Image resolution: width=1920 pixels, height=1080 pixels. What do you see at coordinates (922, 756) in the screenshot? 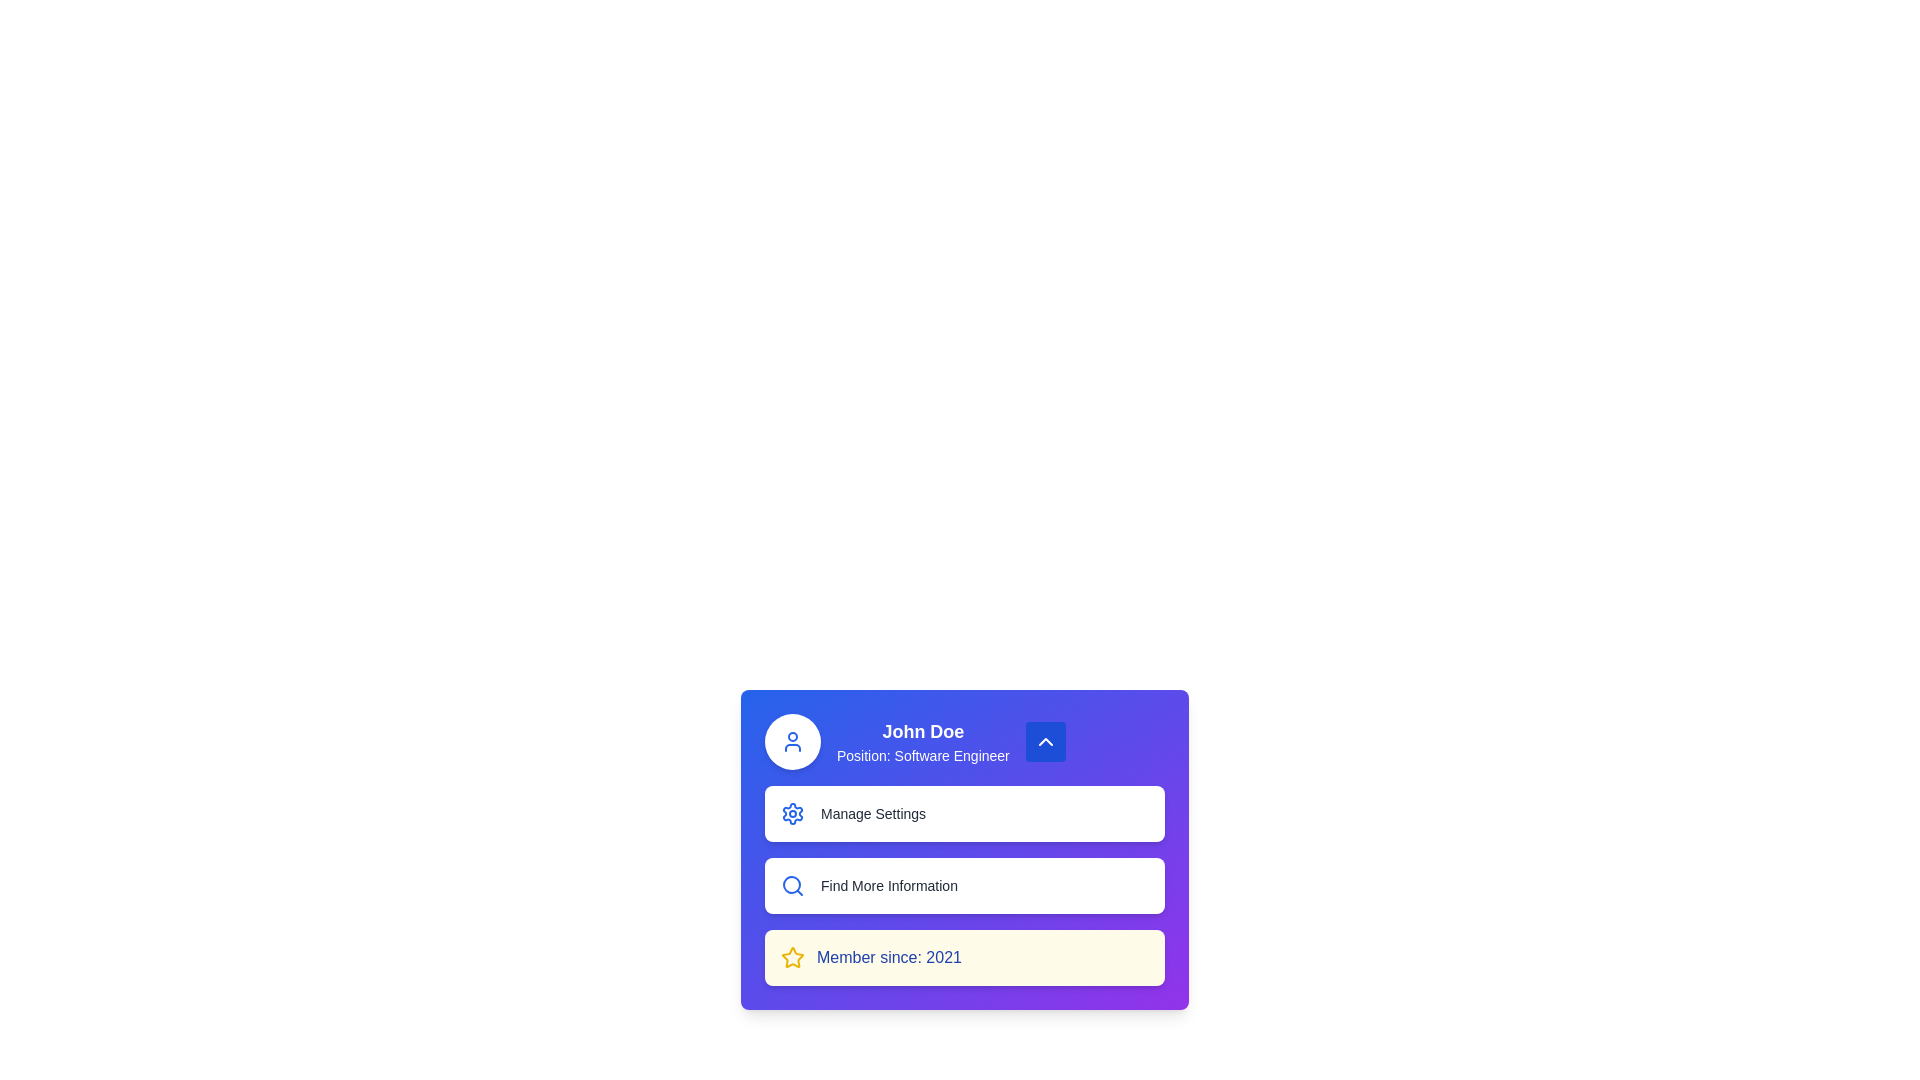
I see `the text label displaying 'Position: Software Engineer', which is styled with a smaller font size and is located directly beneath the title 'John Doe'` at bounding box center [922, 756].